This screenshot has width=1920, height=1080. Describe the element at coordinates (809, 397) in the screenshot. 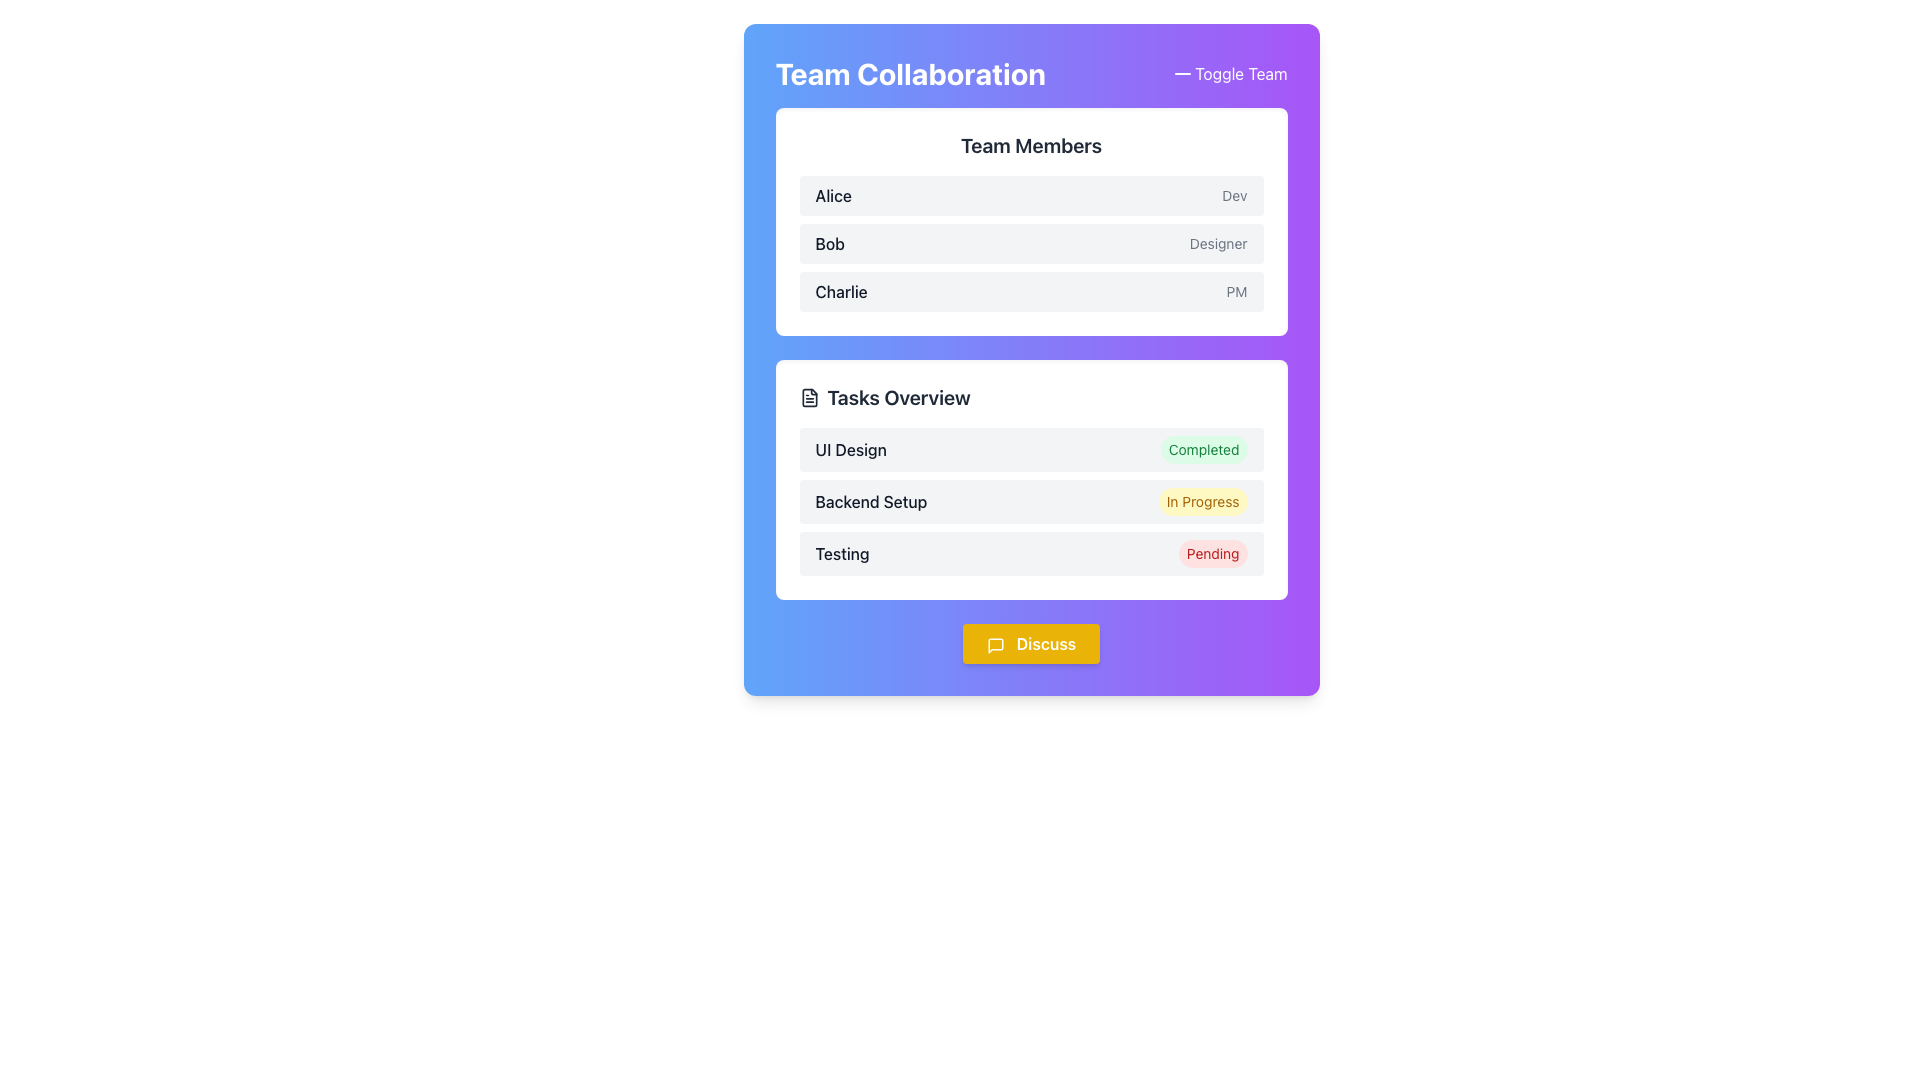

I see `the small file-text icon with a thin outline located to the left of the heading 'Tasks Overview'` at that location.